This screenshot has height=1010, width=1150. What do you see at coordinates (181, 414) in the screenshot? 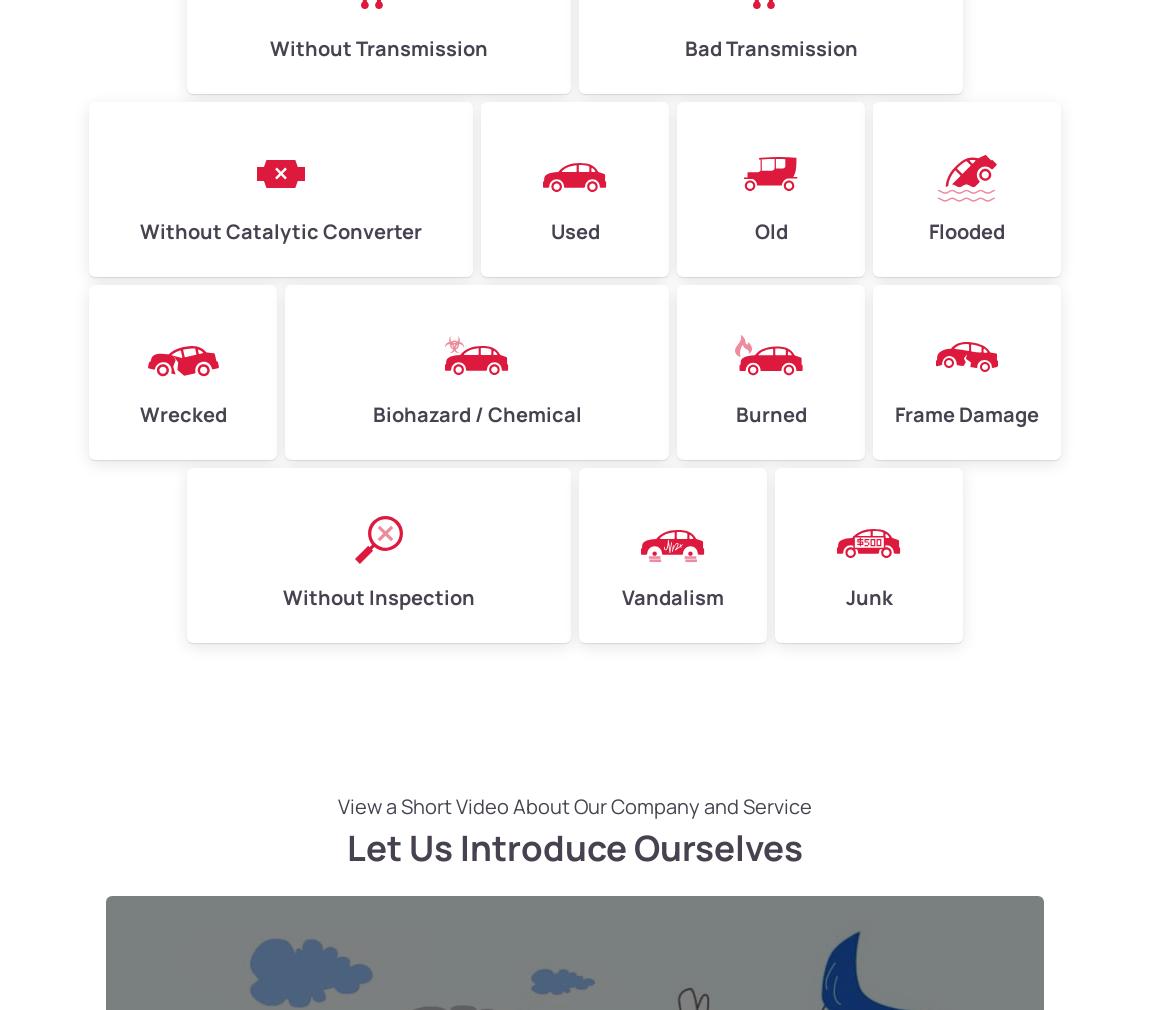
I see `'Wrecked'` at bounding box center [181, 414].